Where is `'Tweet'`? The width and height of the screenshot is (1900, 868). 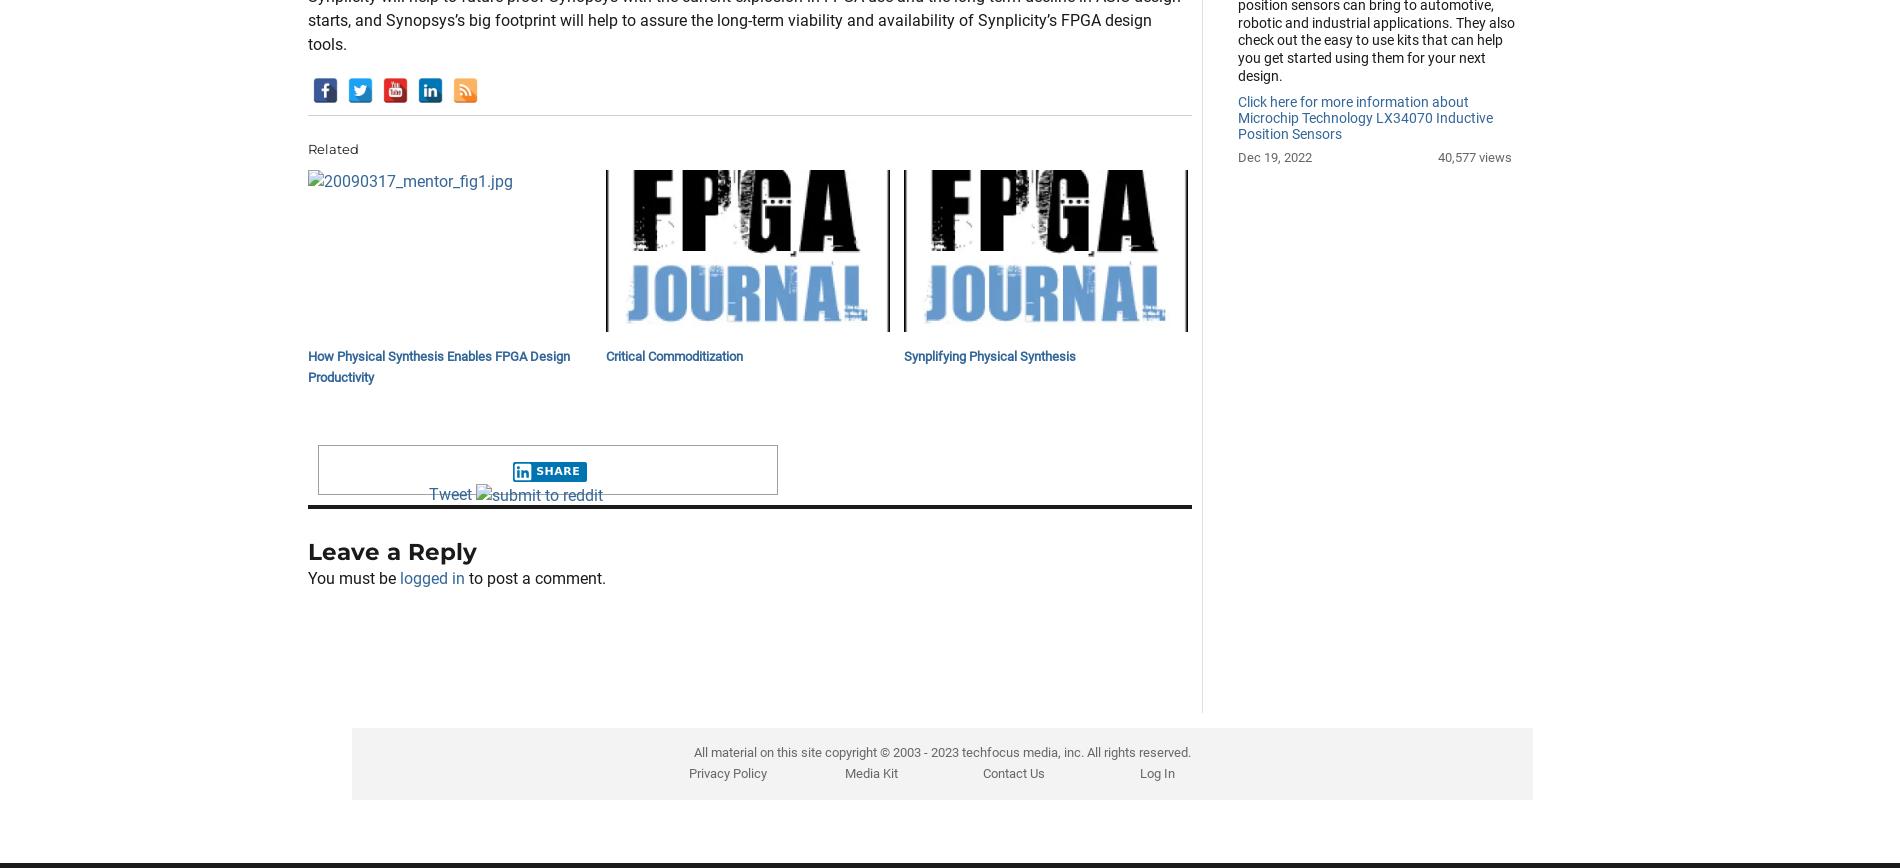 'Tweet' is located at coordinates (448, 594).